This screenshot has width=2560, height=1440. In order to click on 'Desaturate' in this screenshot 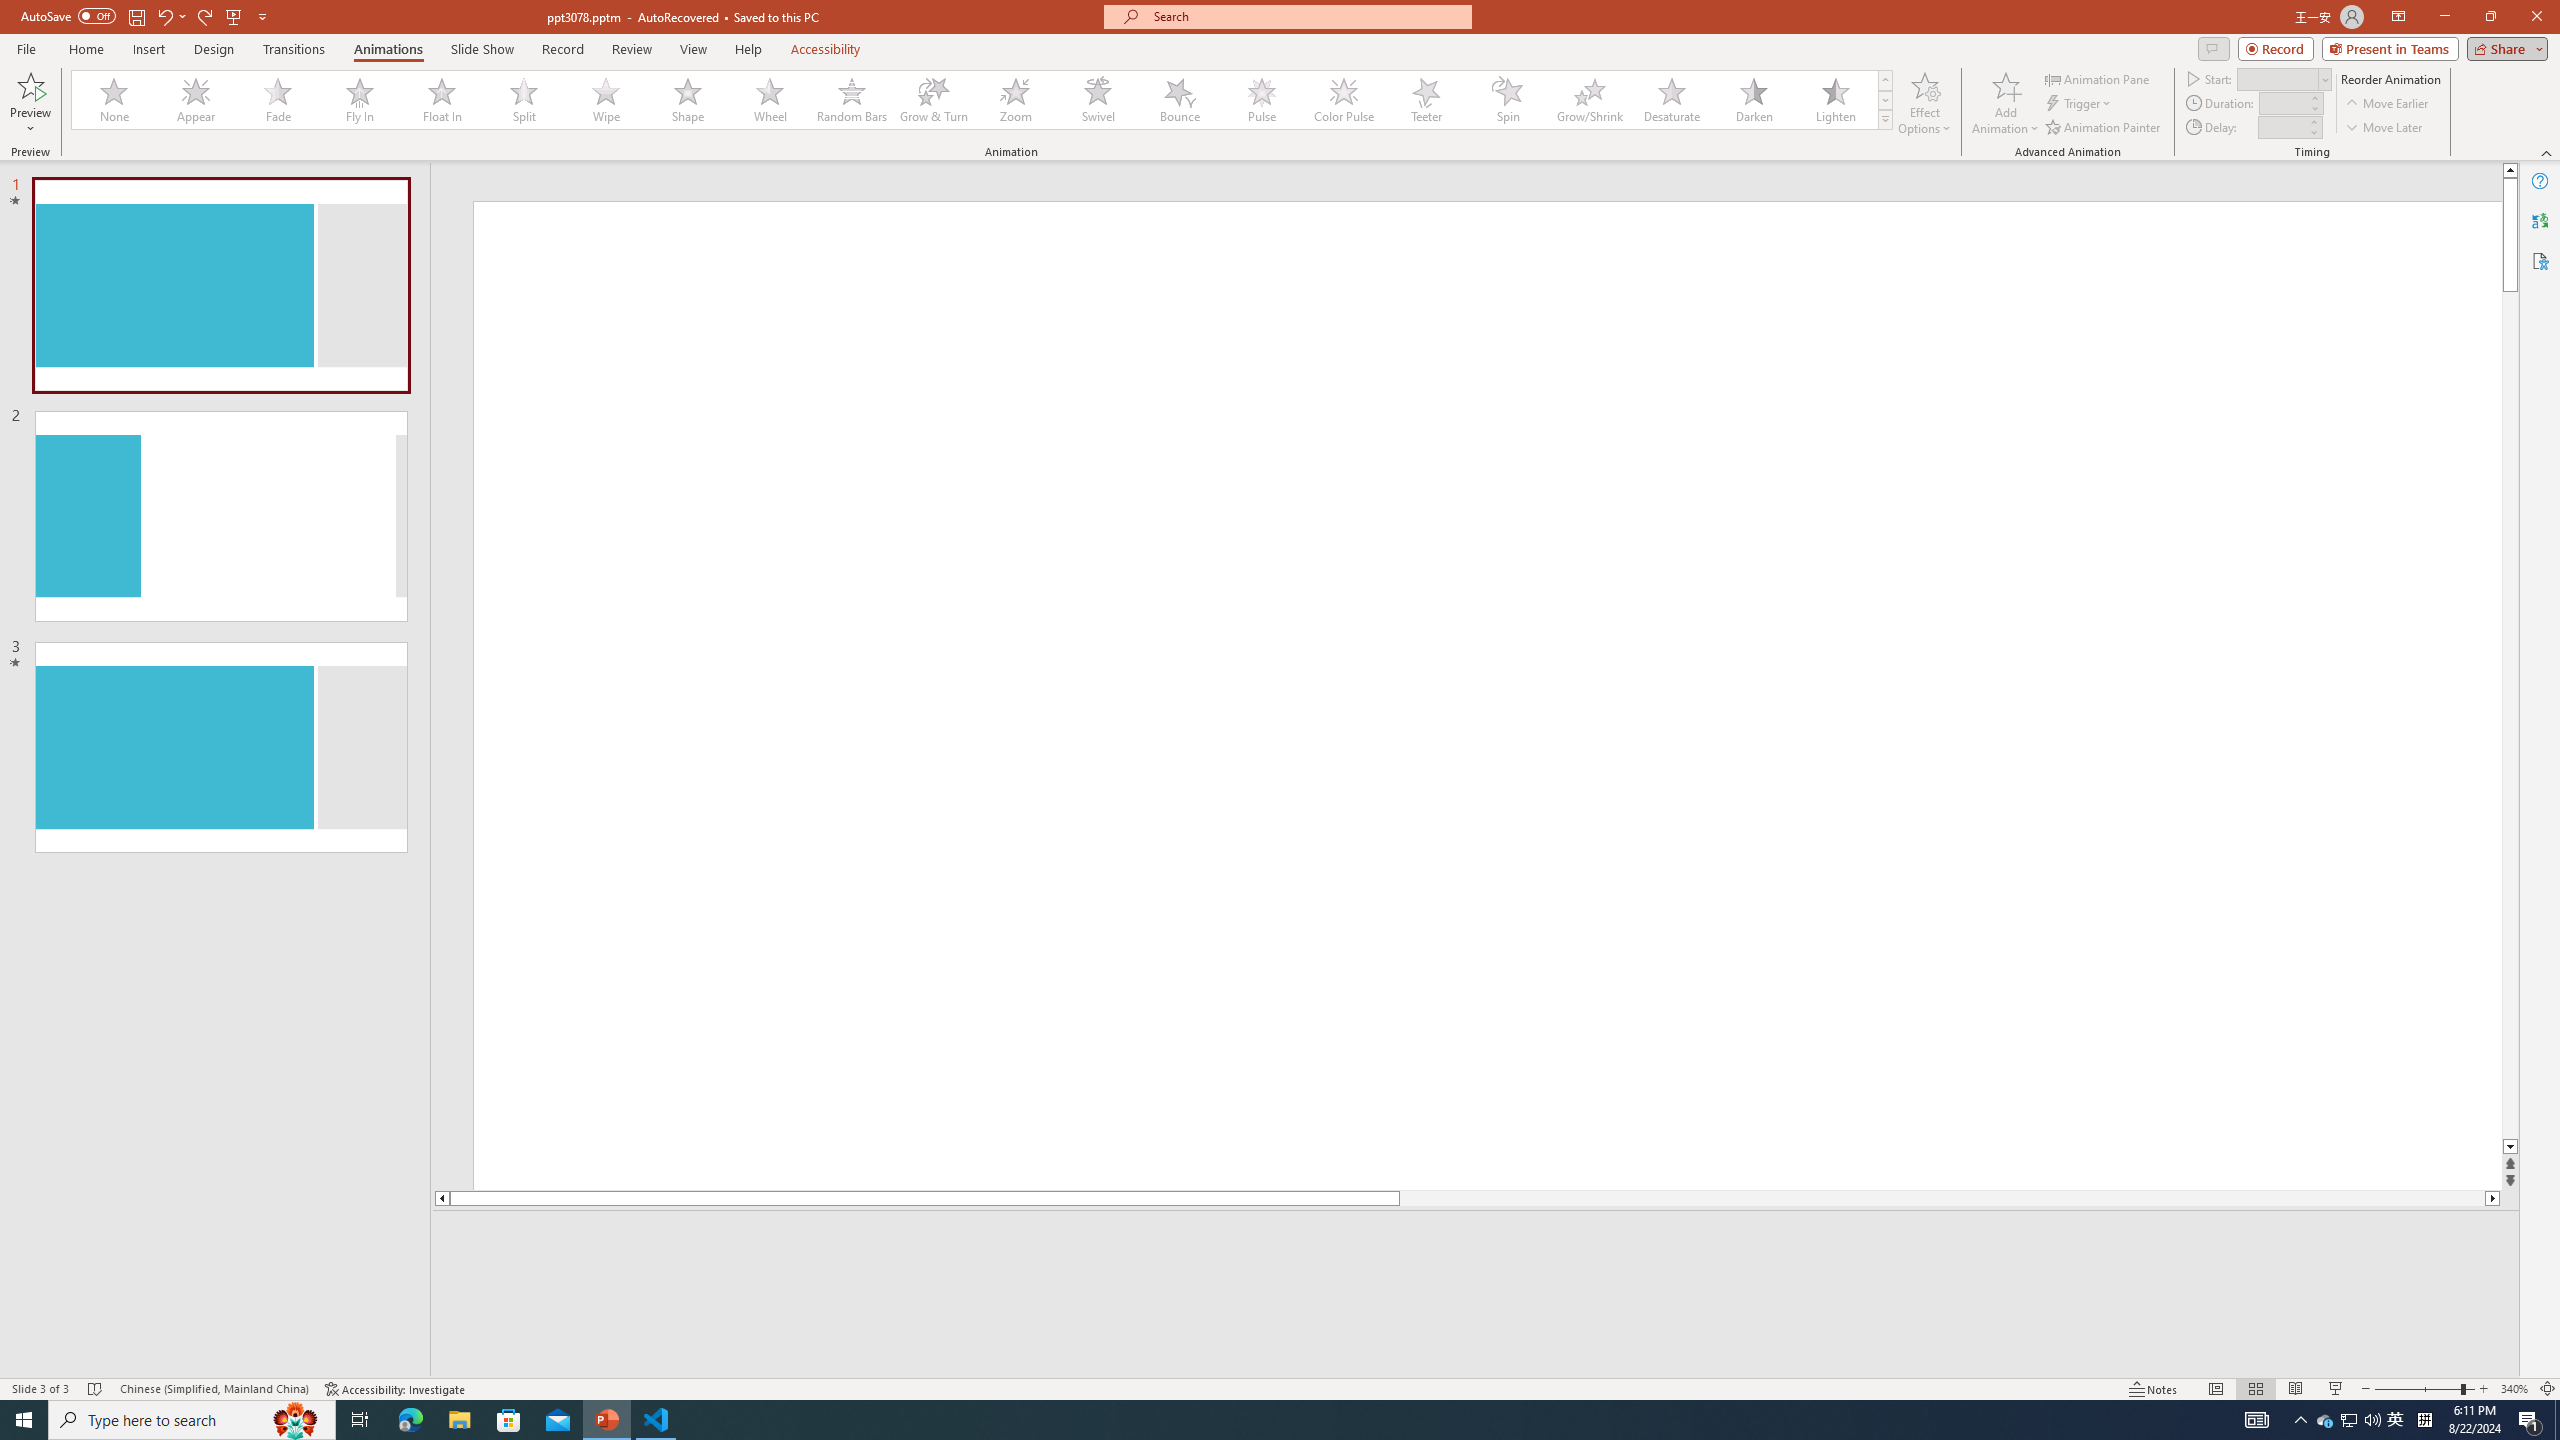, I will do `click(1671, 99)`.